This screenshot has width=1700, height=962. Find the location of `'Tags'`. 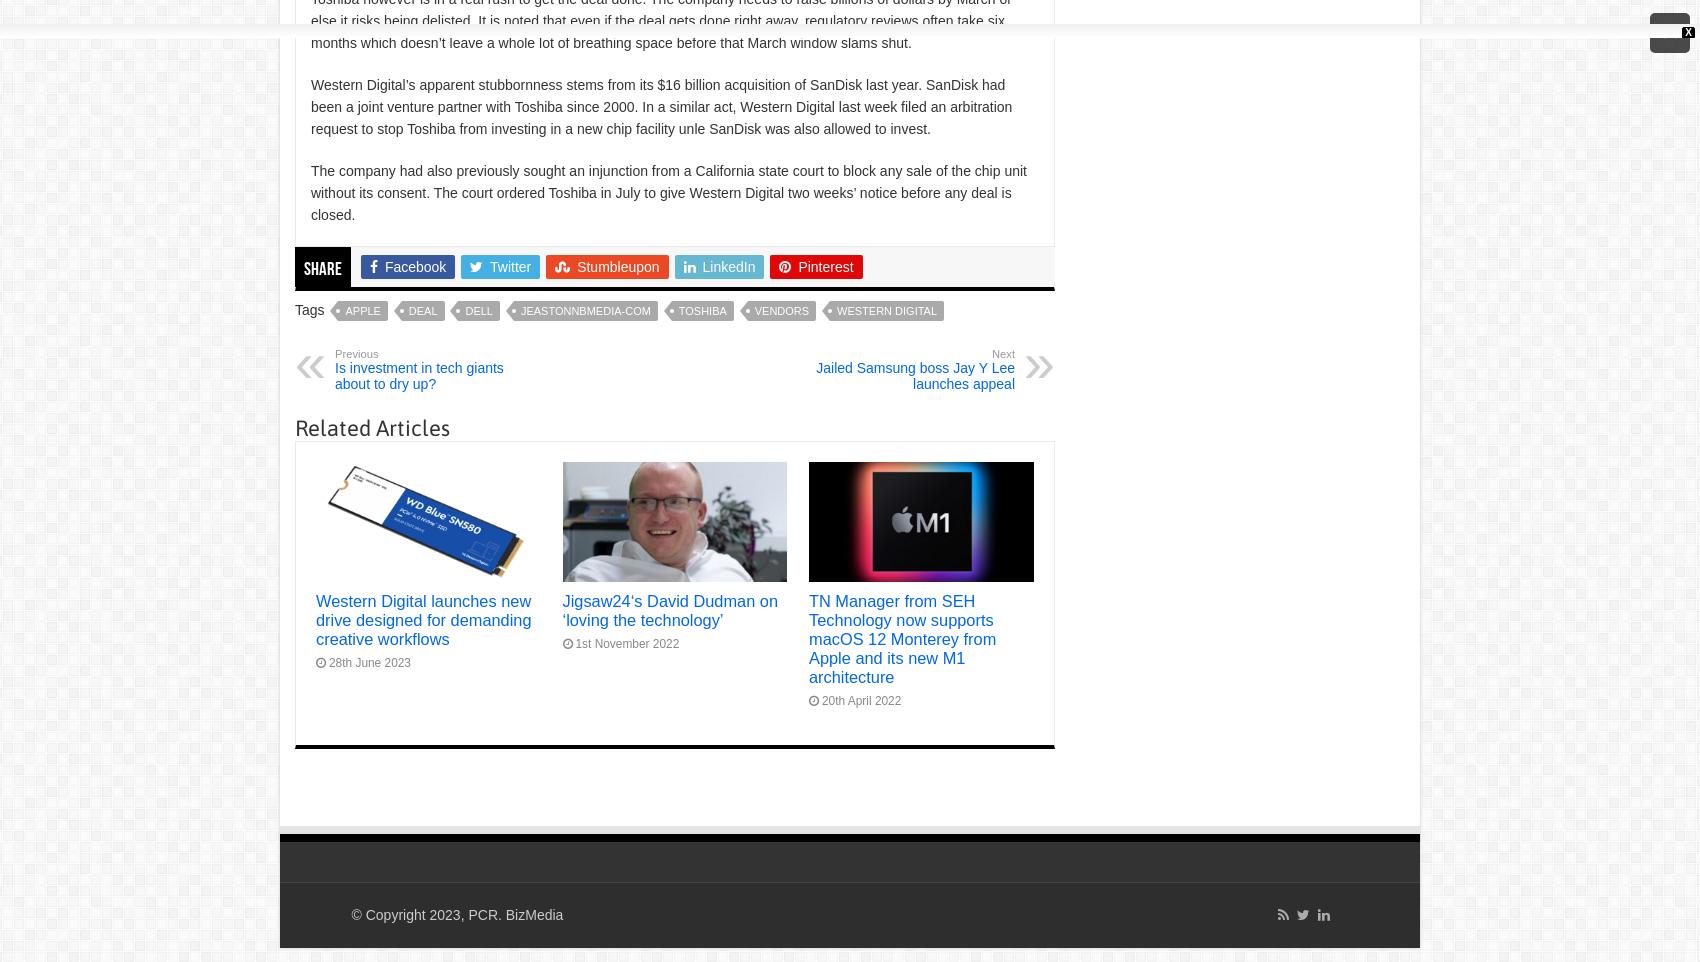

'Tags' is located at coordinates (311, 308).